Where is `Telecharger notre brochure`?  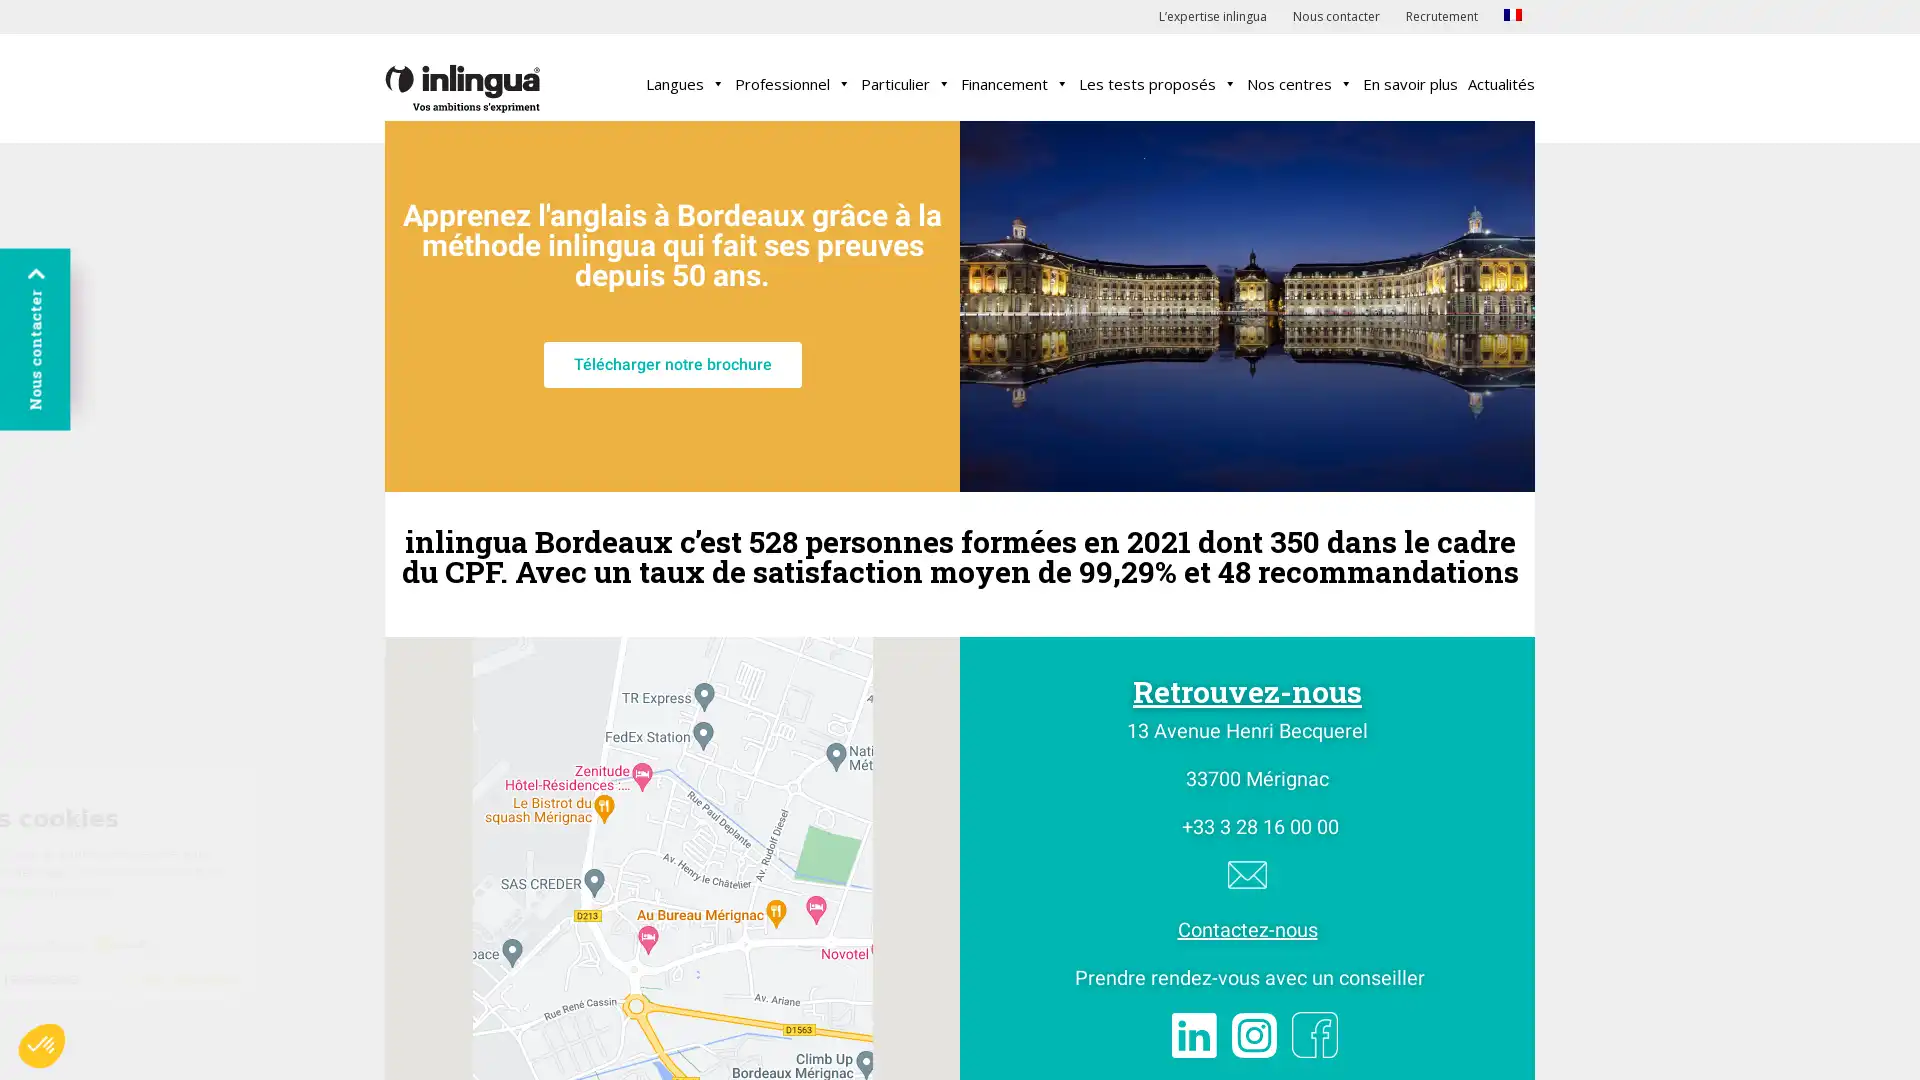 Telecharger notre brochure is located at coordinates (672, 365).